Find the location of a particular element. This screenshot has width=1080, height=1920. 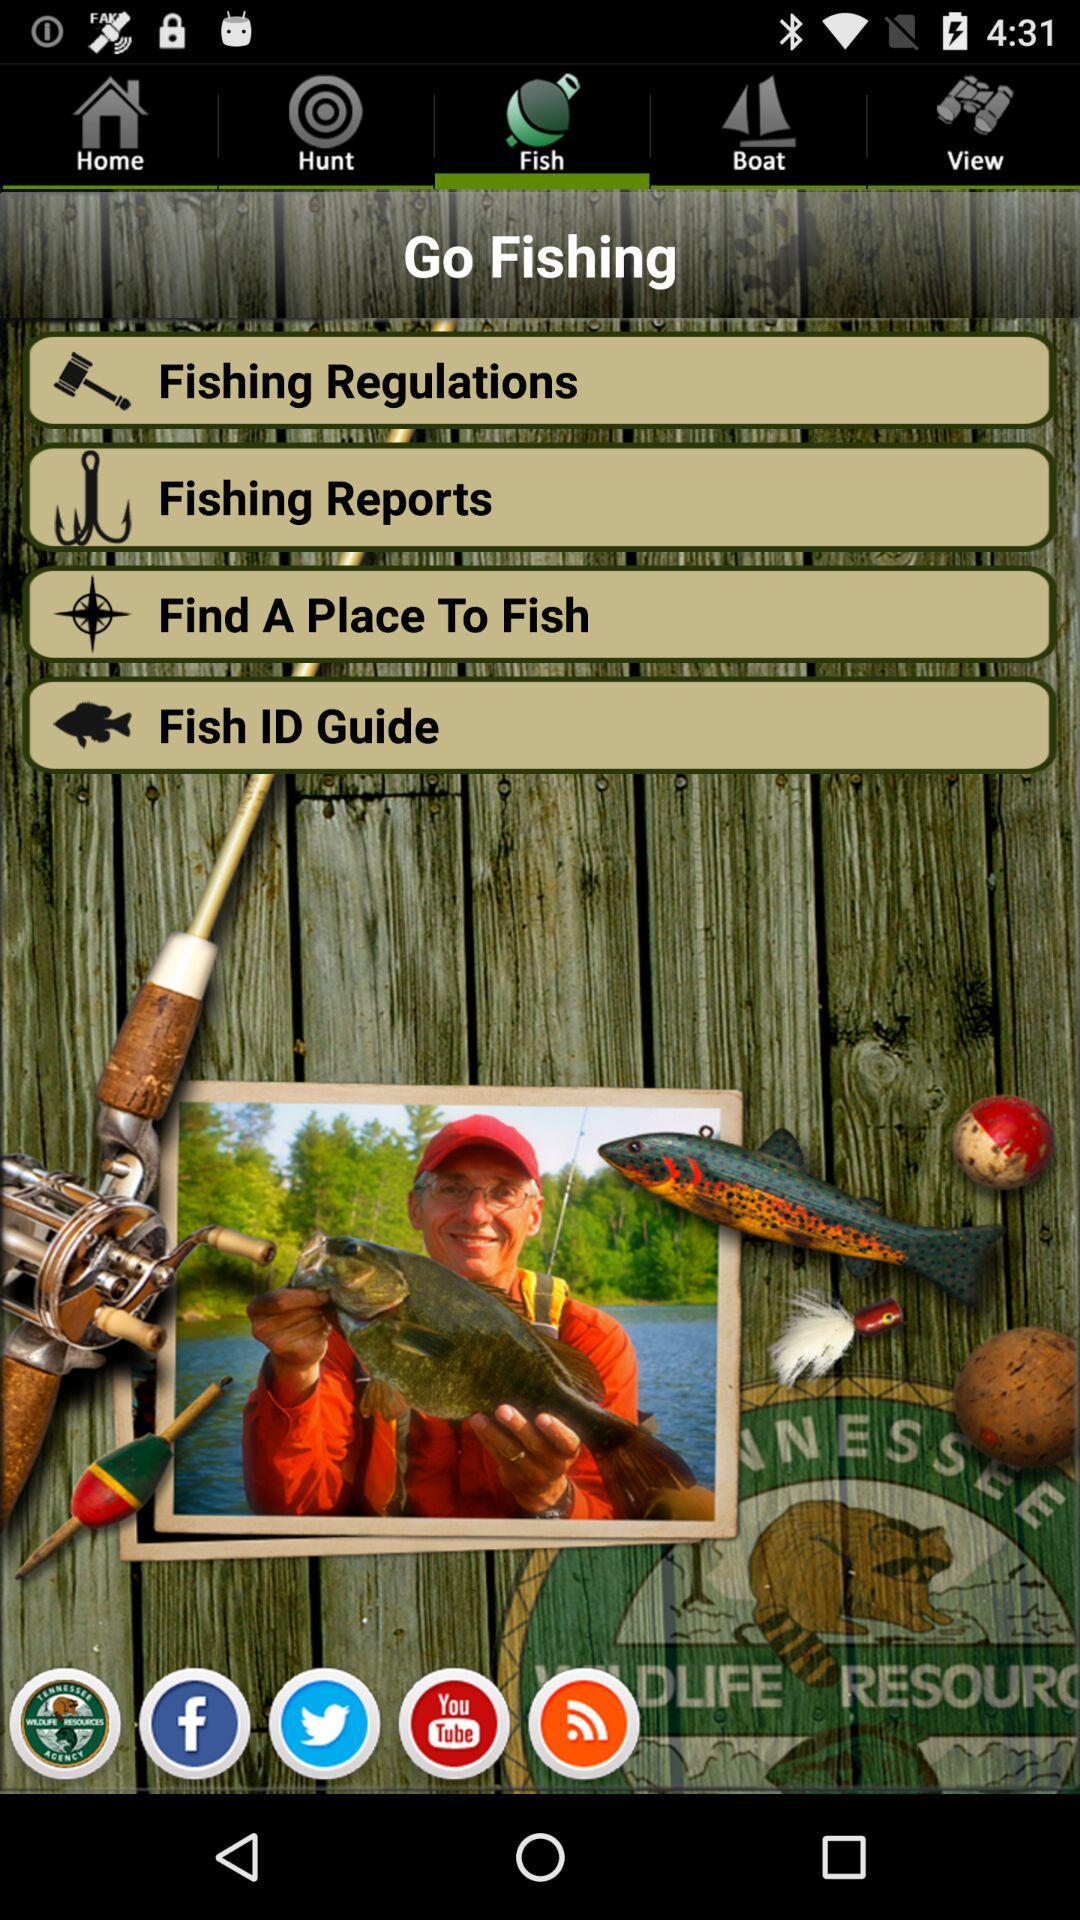

choose the option is located at coordinates (63, 1728).